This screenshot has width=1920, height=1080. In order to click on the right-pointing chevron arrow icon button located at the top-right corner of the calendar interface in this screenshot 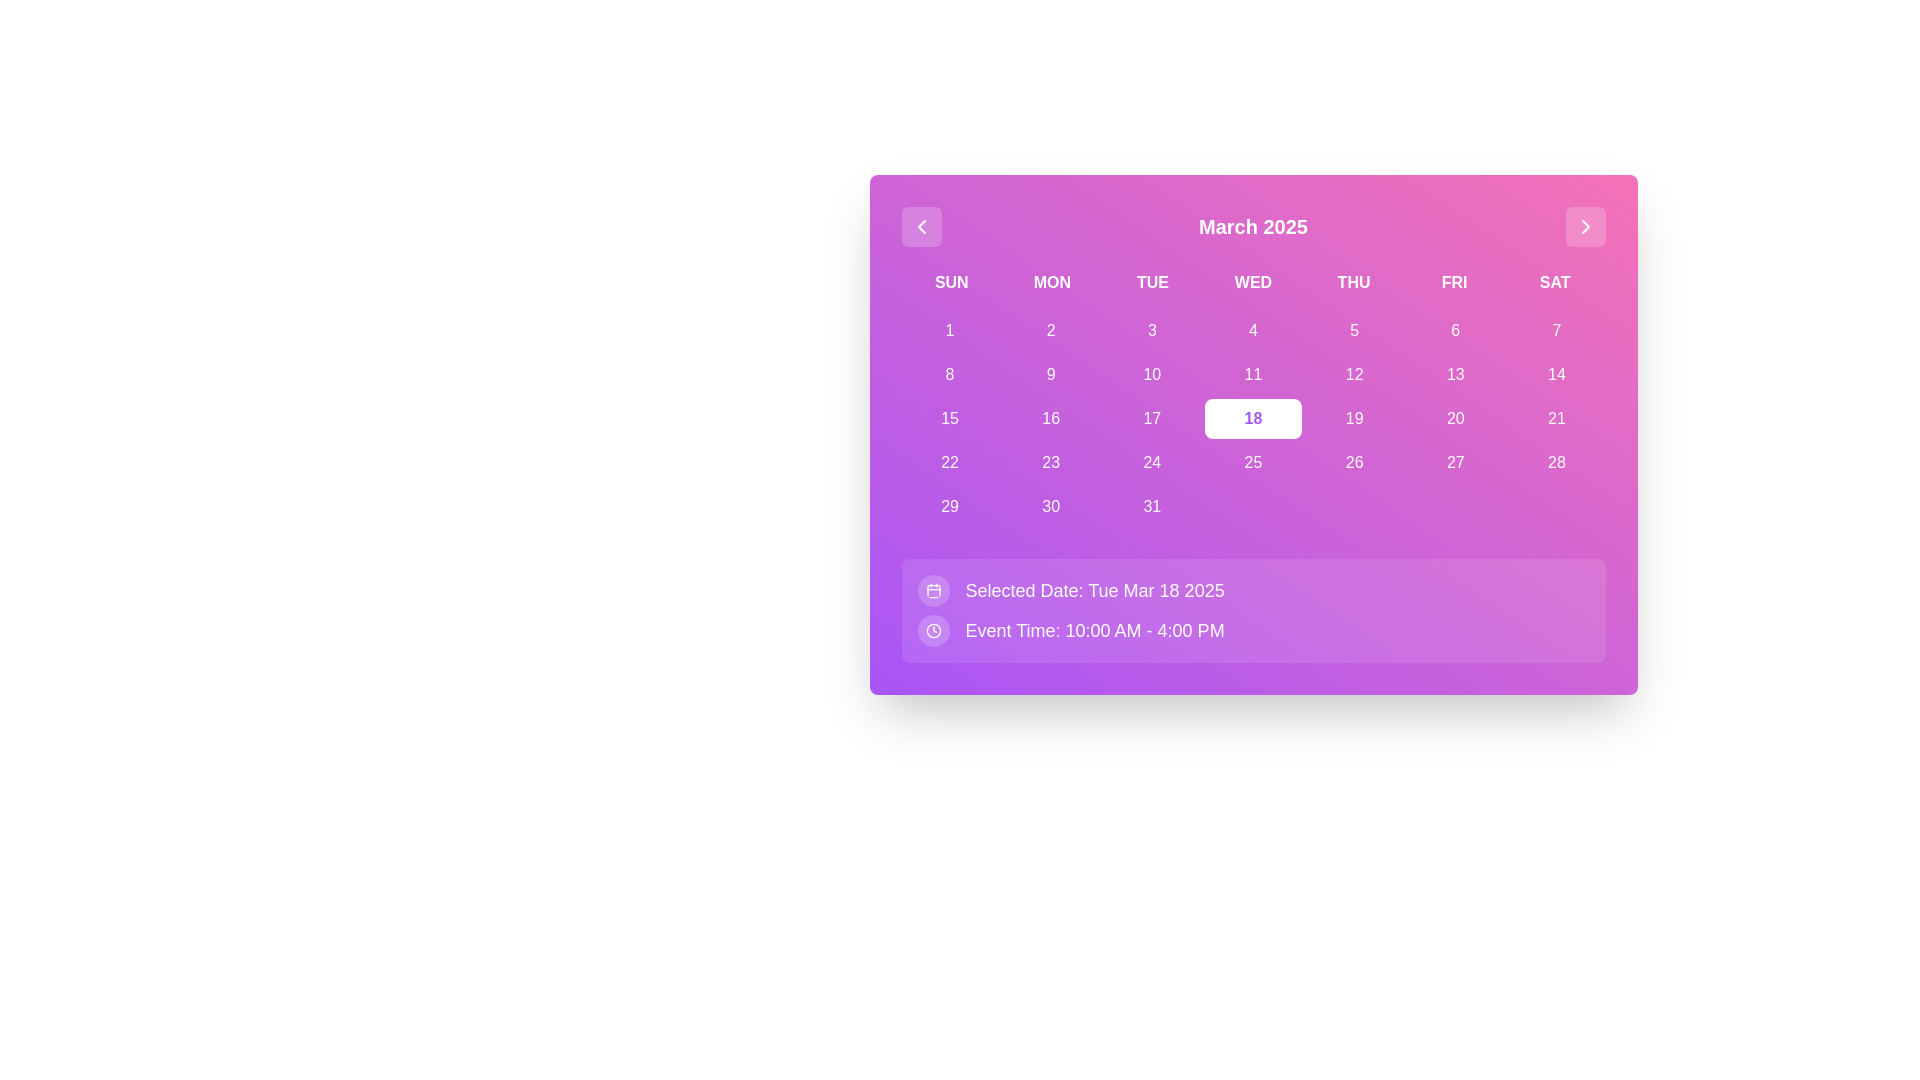, I will do `click(1584, 226)`.